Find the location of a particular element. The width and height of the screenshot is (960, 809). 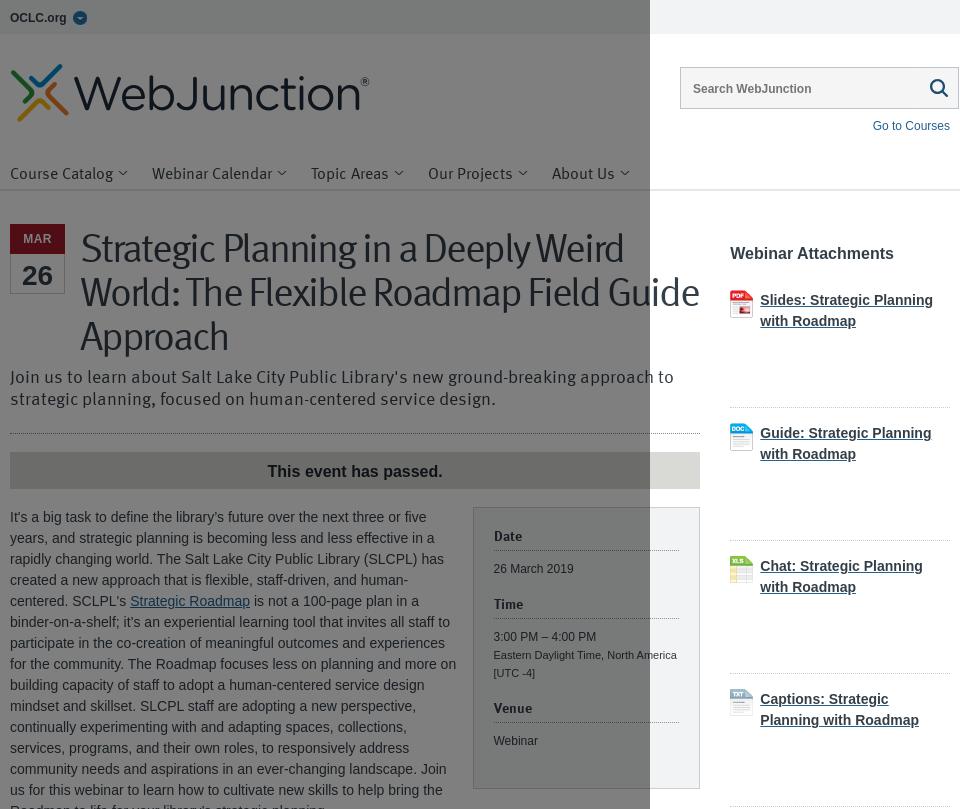

'Chat: Strategic Planning with Roadmap' is located at coordinates (840, 576).